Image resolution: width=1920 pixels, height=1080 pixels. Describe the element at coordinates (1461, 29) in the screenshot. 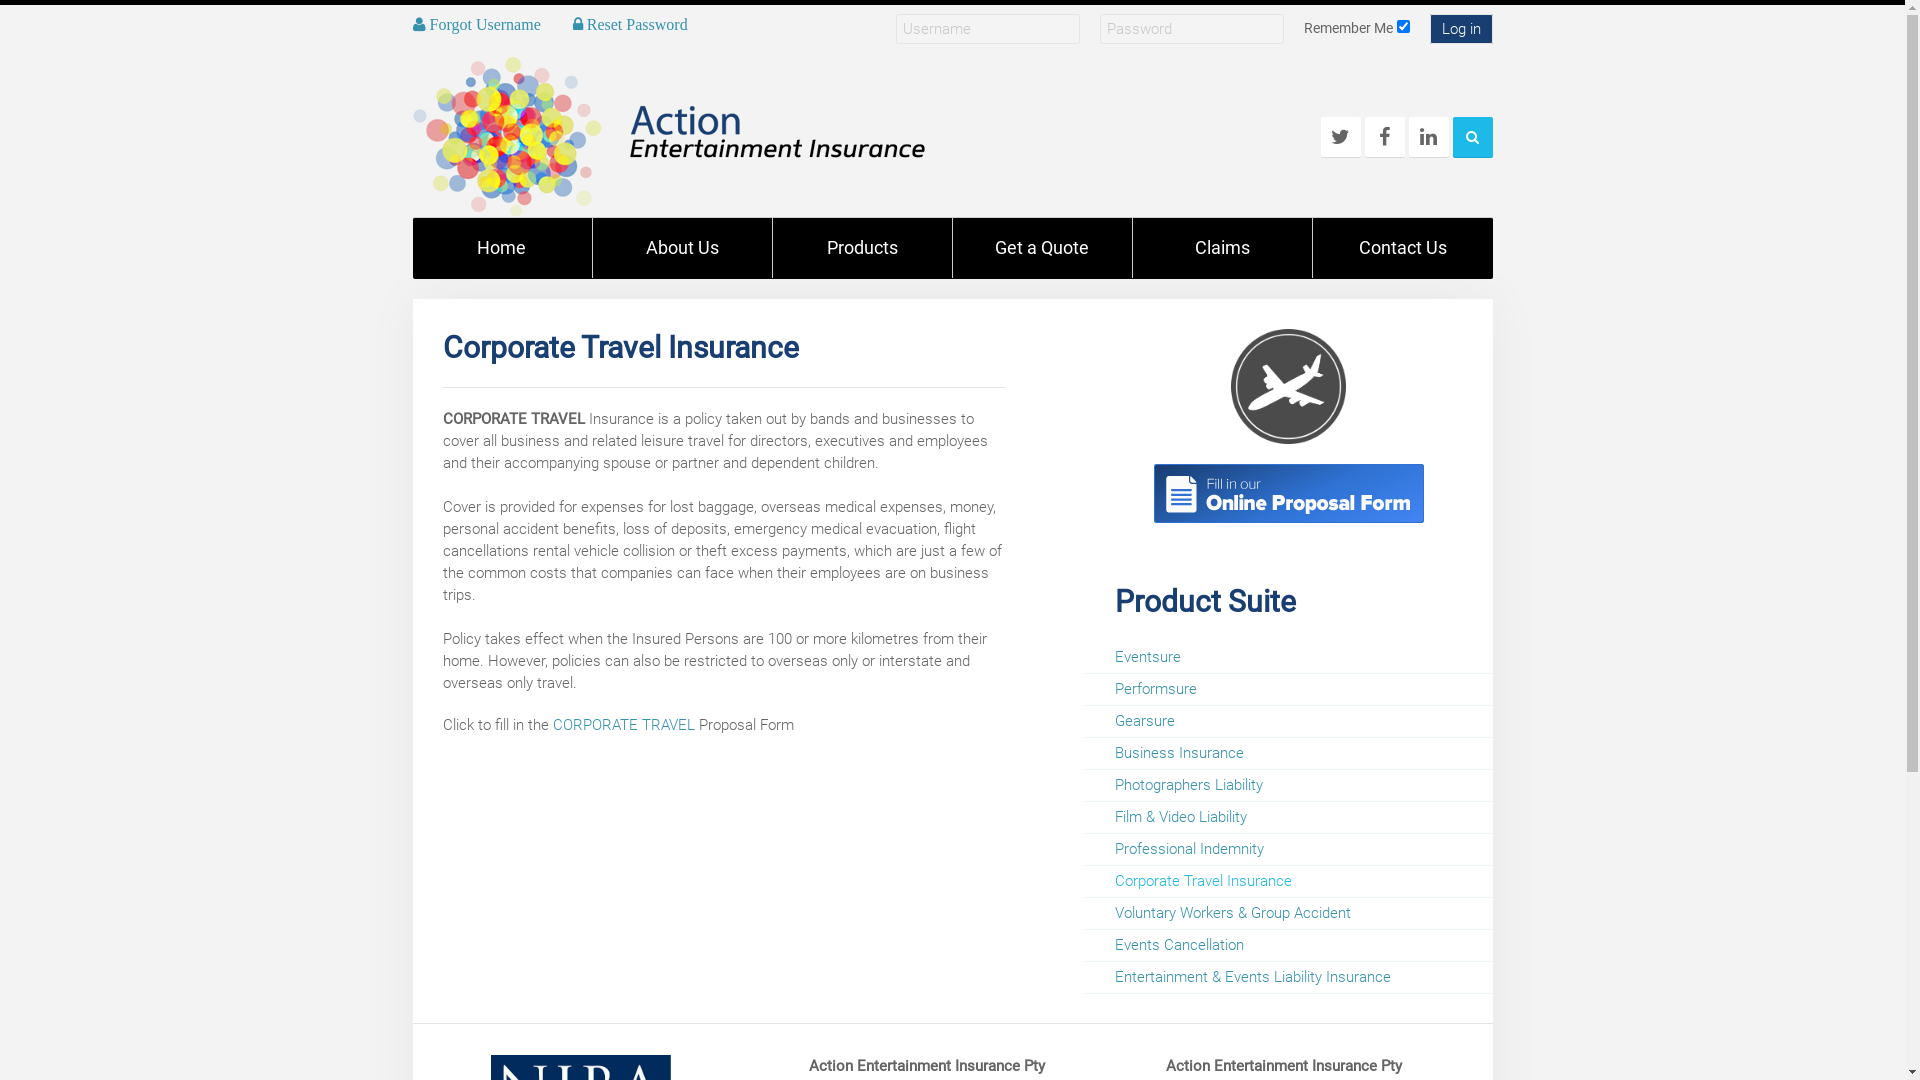

I see `'Log in'` at that location.